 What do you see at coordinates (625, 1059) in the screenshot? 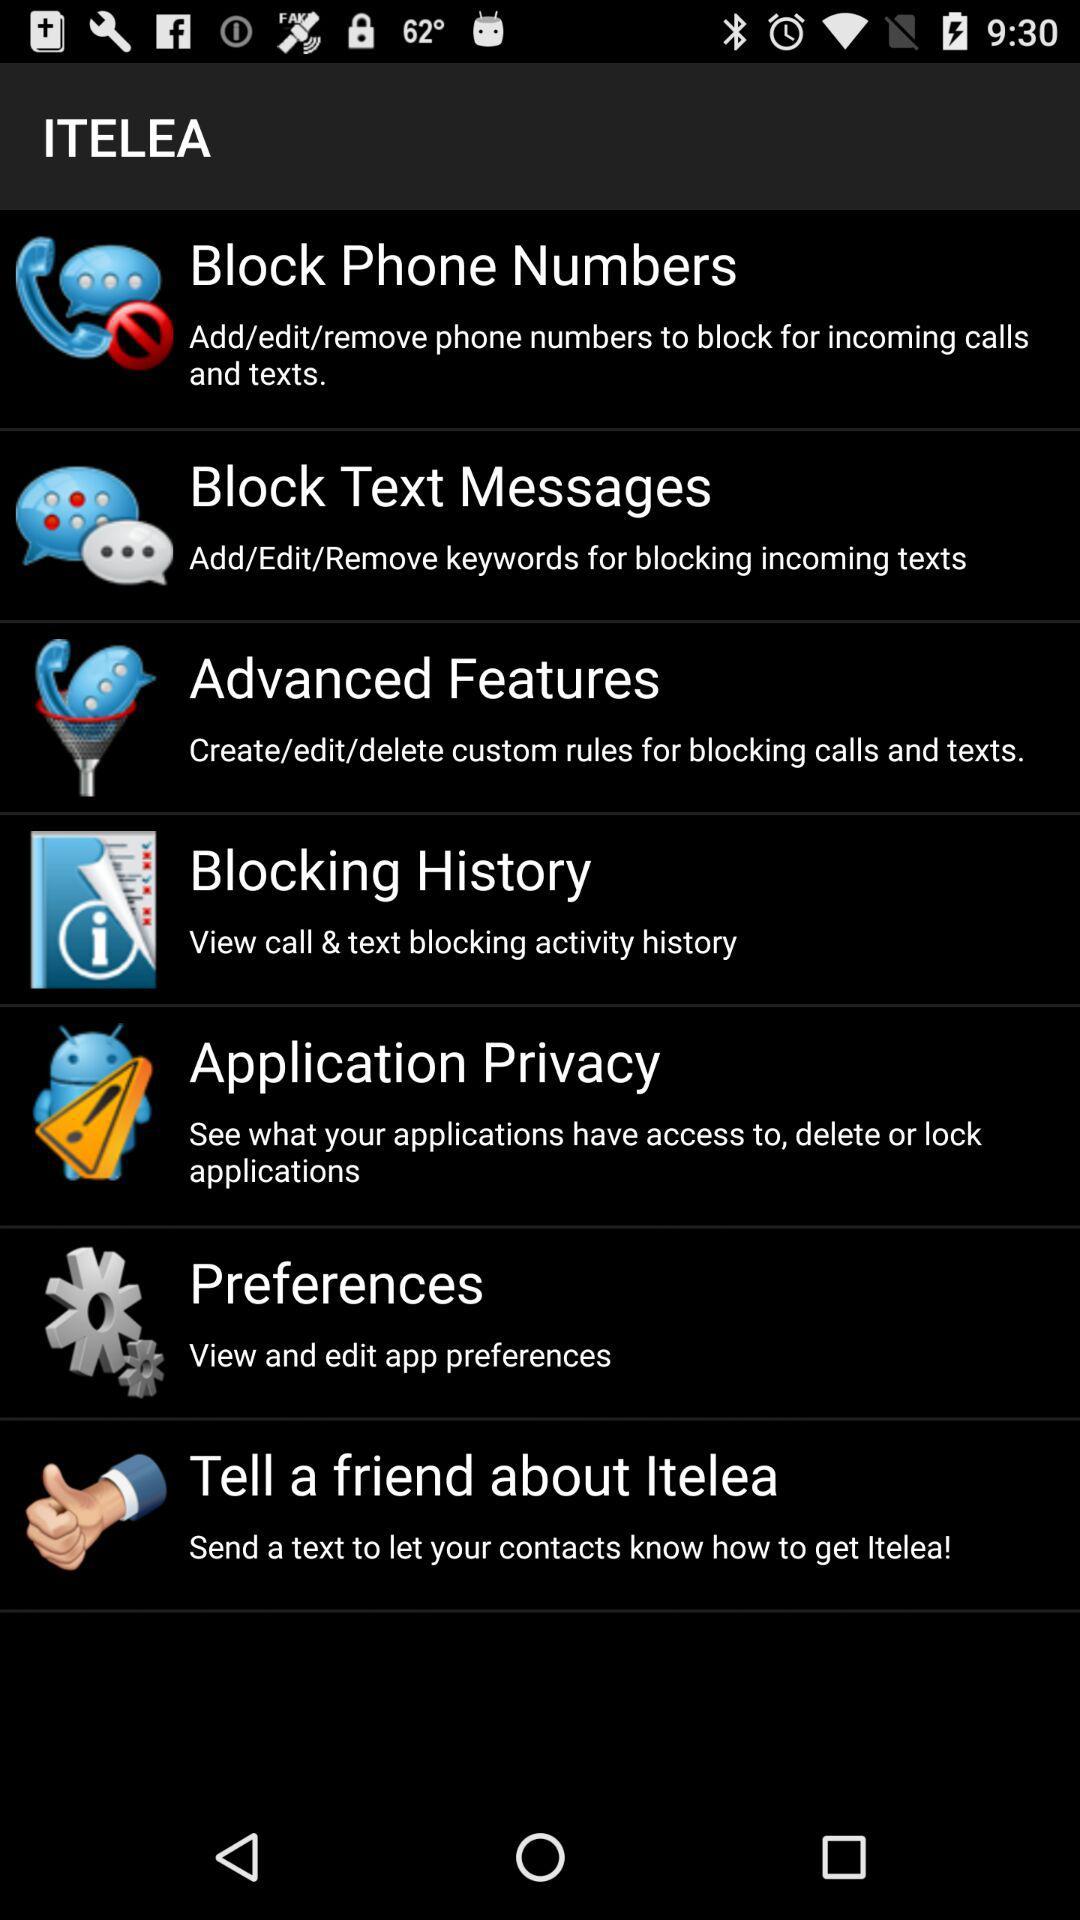
I see `application privacy app` at bounding box center [625, 1059].